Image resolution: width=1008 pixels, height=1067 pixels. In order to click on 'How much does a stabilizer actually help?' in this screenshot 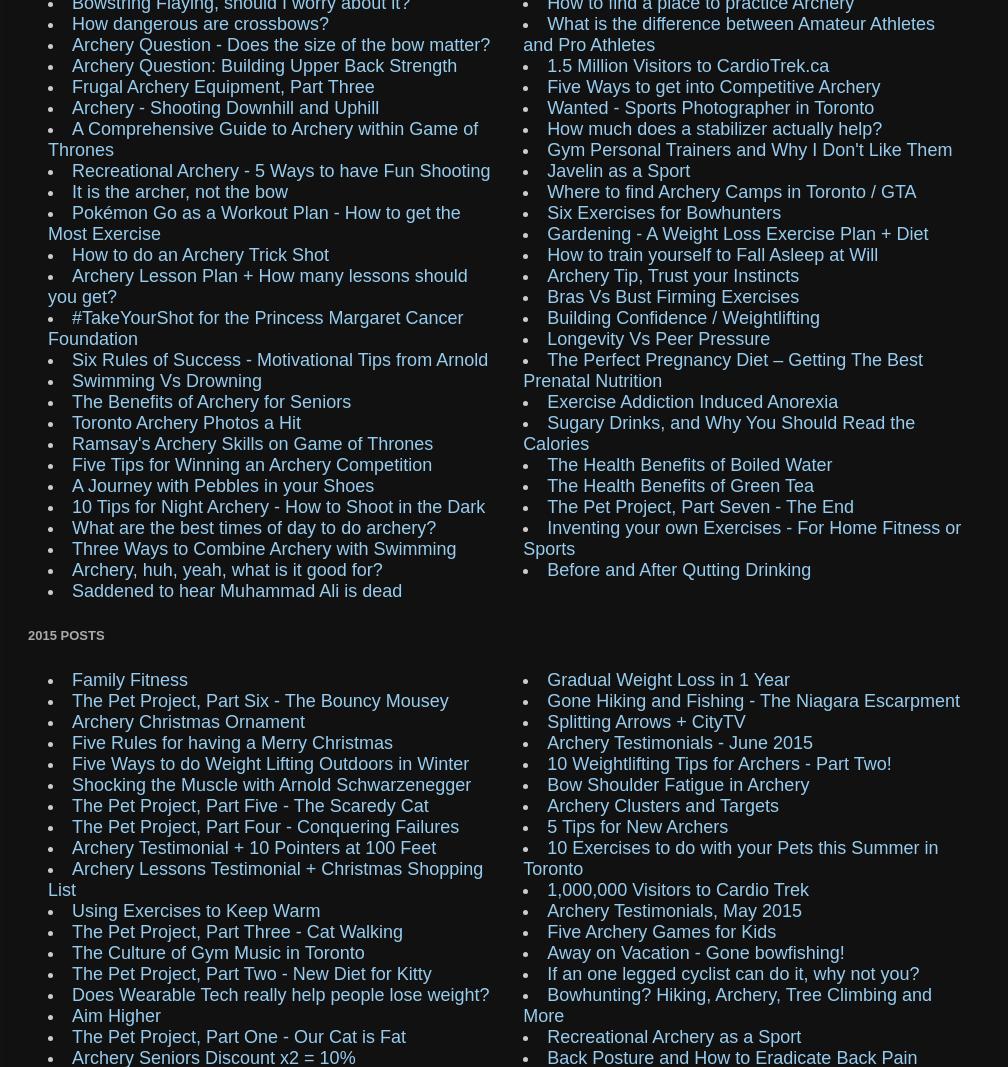, I will do `click(714, 127)`.